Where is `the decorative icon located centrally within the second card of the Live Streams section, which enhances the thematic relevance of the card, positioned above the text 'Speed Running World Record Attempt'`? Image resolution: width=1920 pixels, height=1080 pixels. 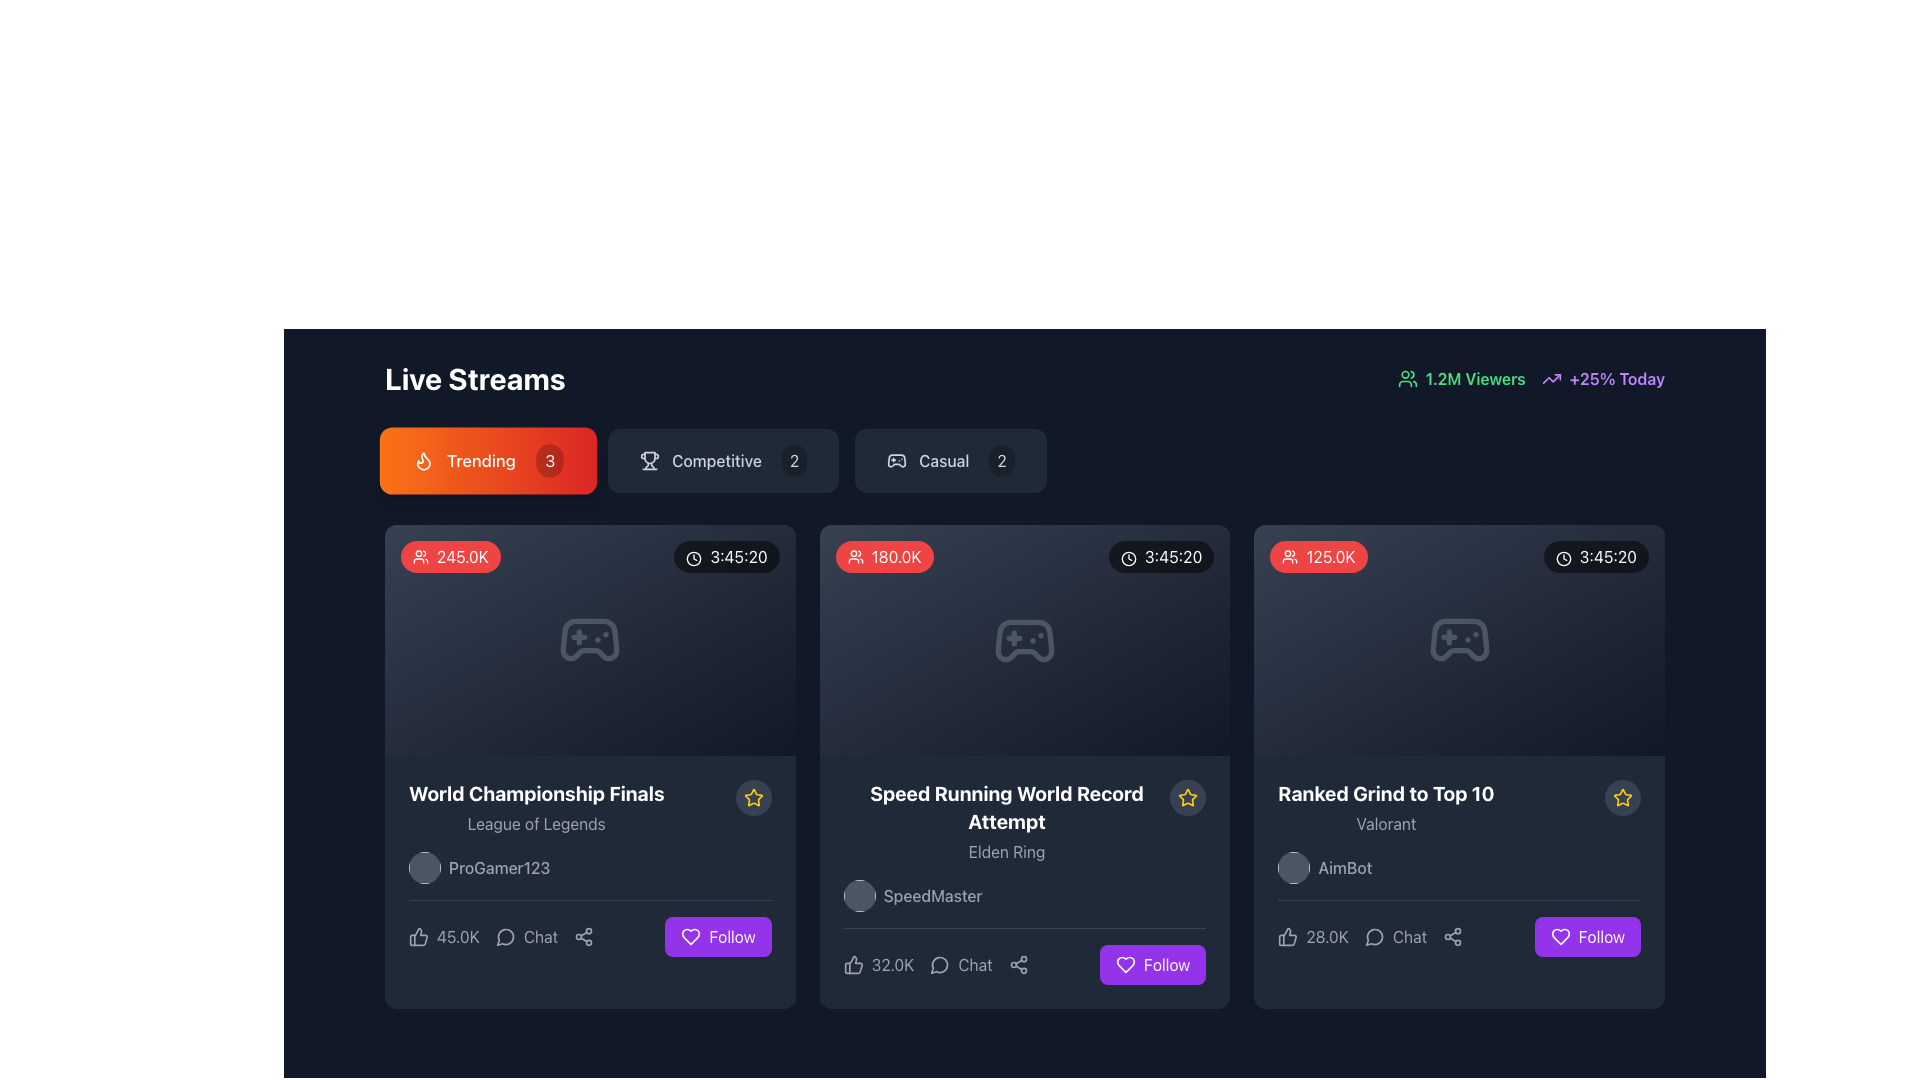
the decorative icon located centrally within the second card of the Live Streams section, which enhances the thematic relevance of the card, positioned above the text 'Speed Running World Record Attempt' is located at coordinates (1024, 640).